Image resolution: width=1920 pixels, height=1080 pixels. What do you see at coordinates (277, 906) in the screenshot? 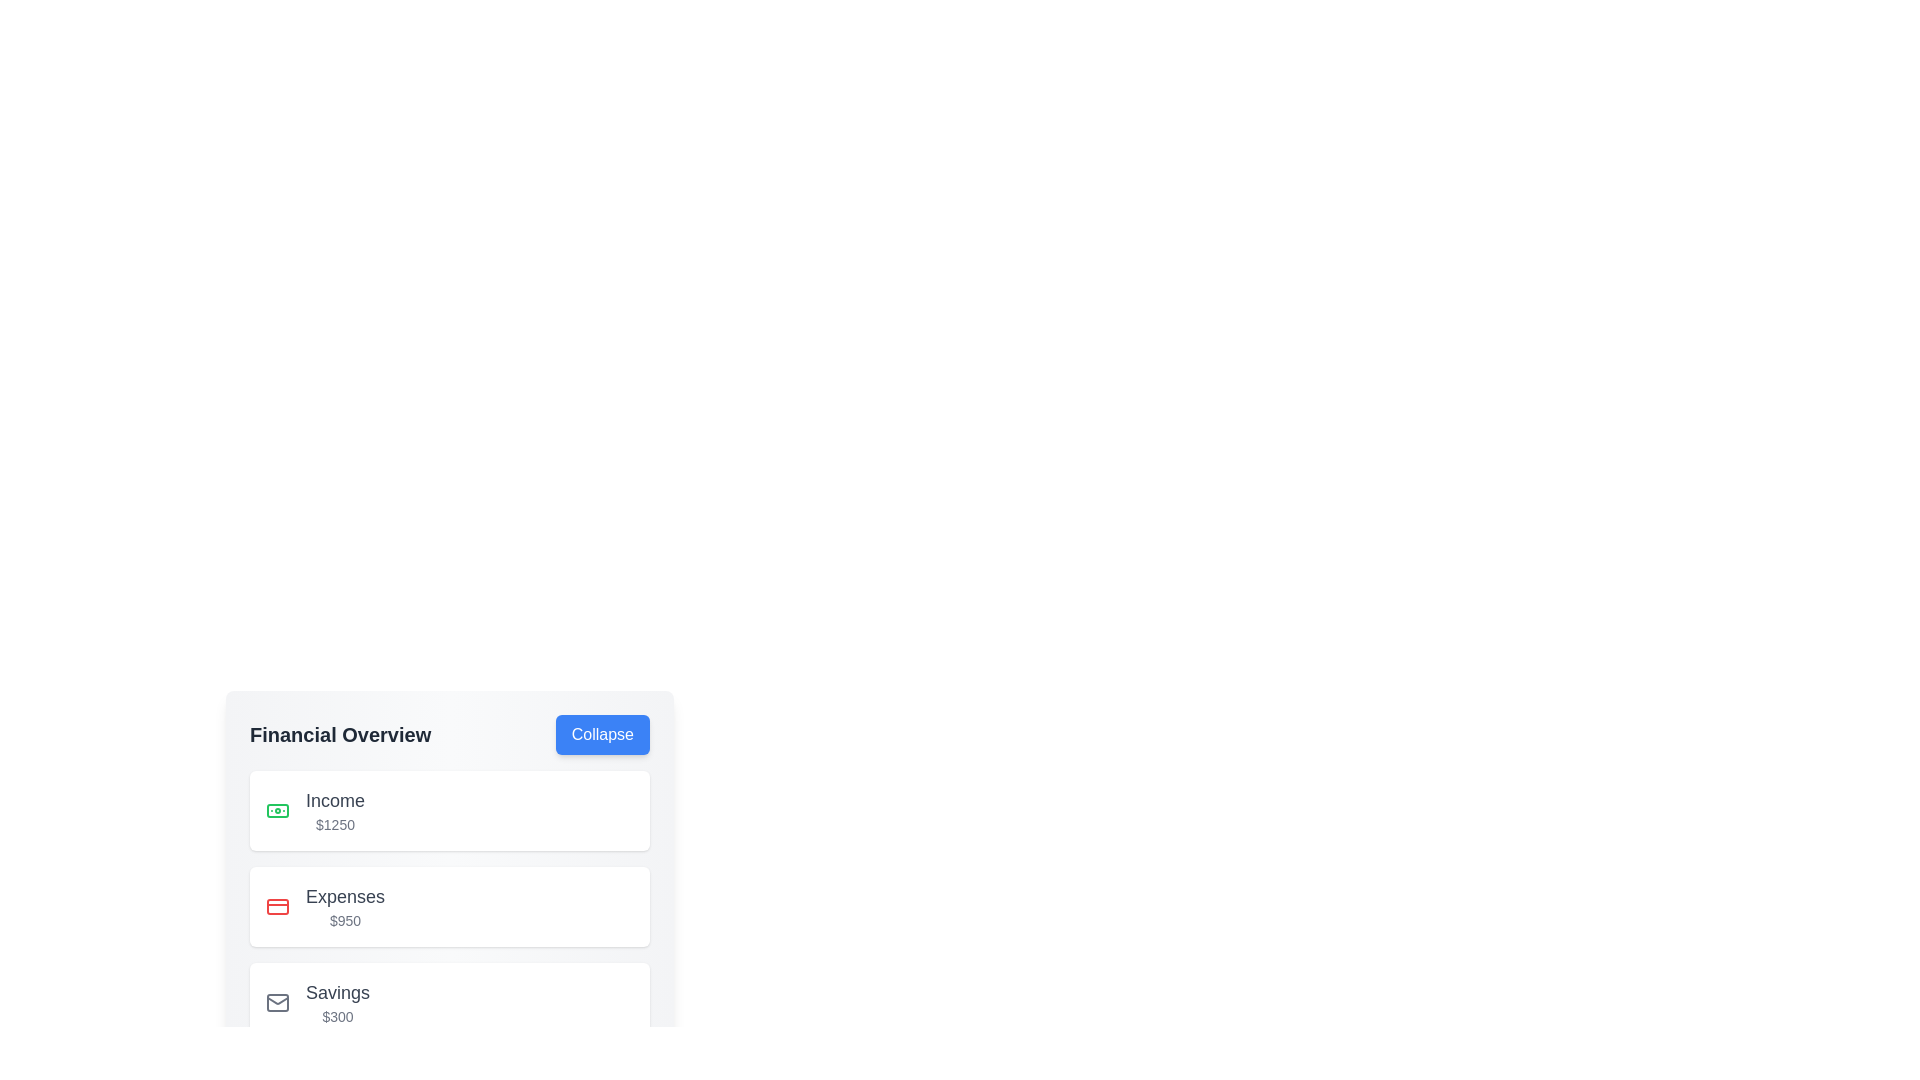
I see `the SVG rectangle representing the credit card icon located adjacent to the 'Expenses' label in the 'Financial Overview' section` at bounding box center [277, 906].